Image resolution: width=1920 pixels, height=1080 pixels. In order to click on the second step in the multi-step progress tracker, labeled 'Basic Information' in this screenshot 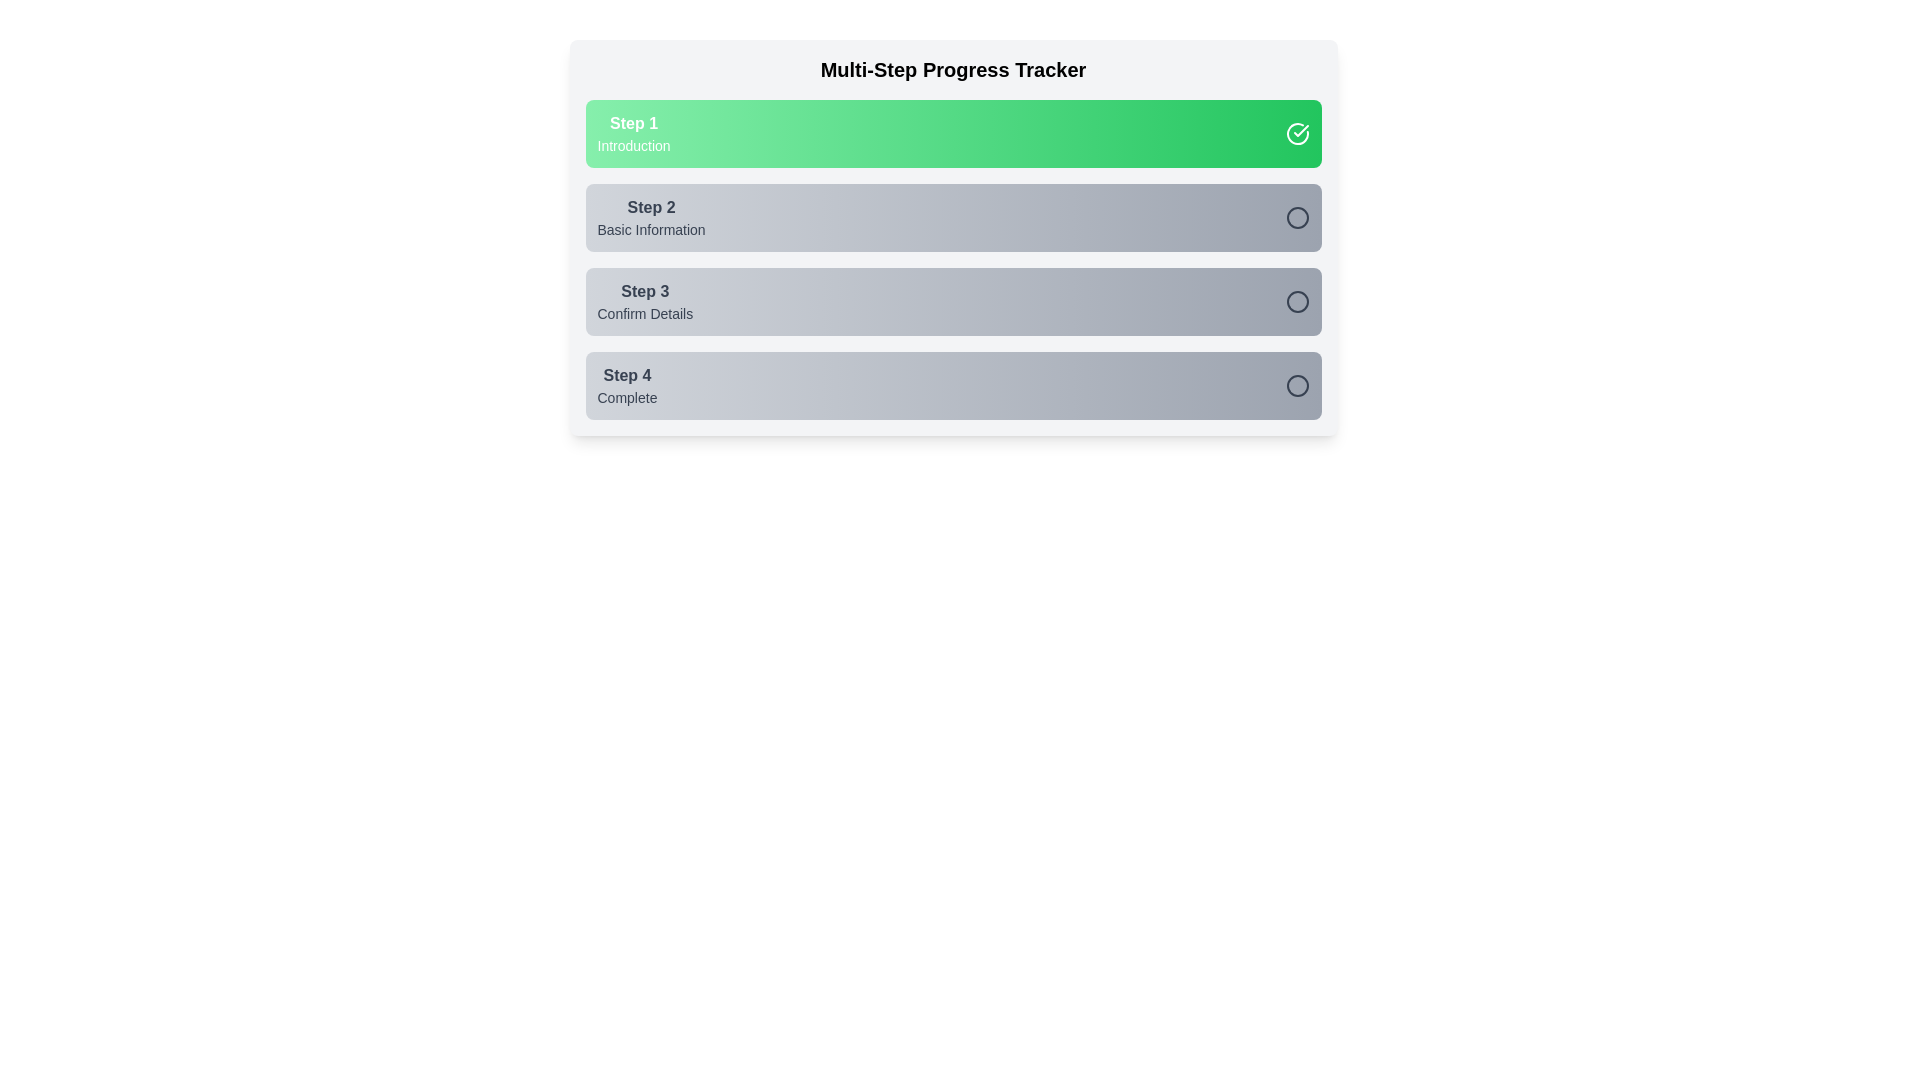, I will do `click(952, 218)`.